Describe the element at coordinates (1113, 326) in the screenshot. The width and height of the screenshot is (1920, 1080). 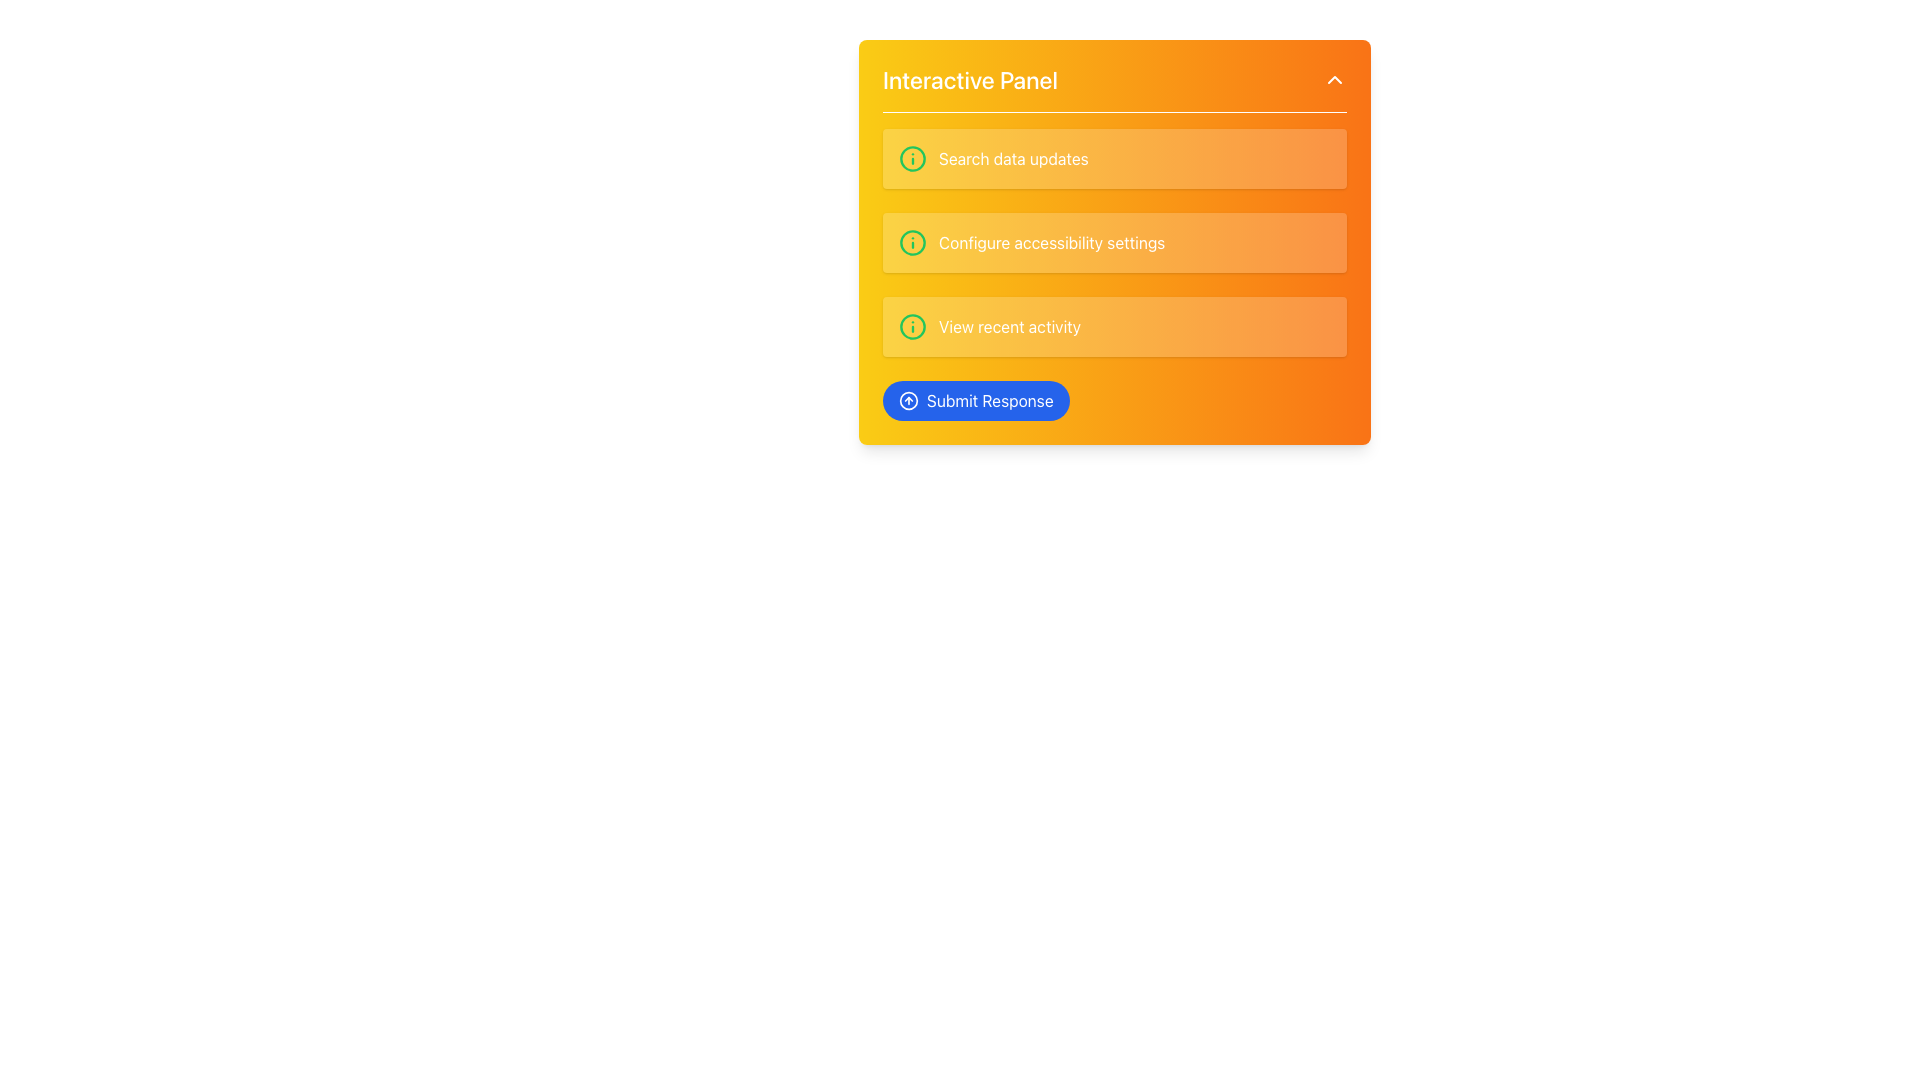
I see `the third item in the vertically stacked list of options that displays recent activity logs, located between 'Configure accessibility settings' and 'Submit Response'` at that location.